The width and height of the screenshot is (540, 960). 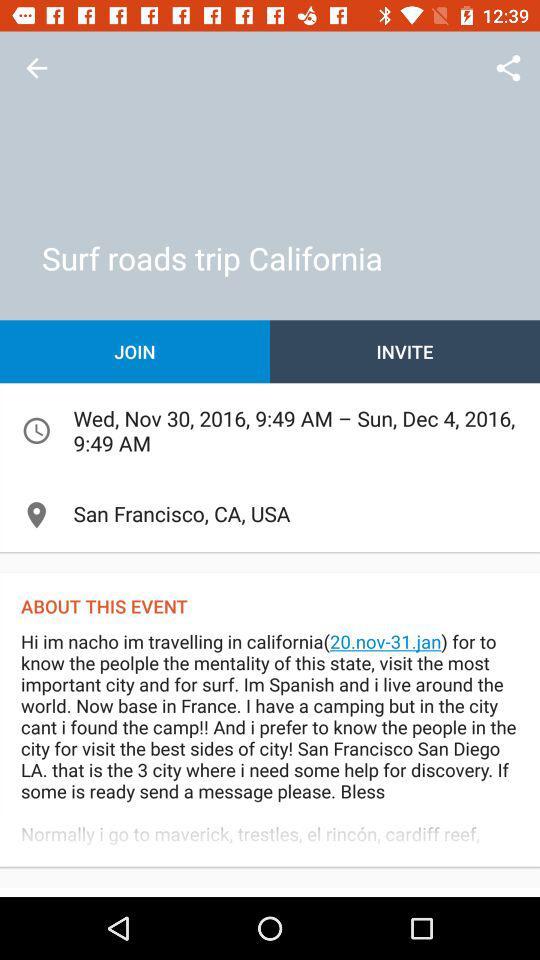 What do you see at coordinates (508, 68) in the screenshot?
I see `icon at the top right corner` at bounding box center [508, 68].